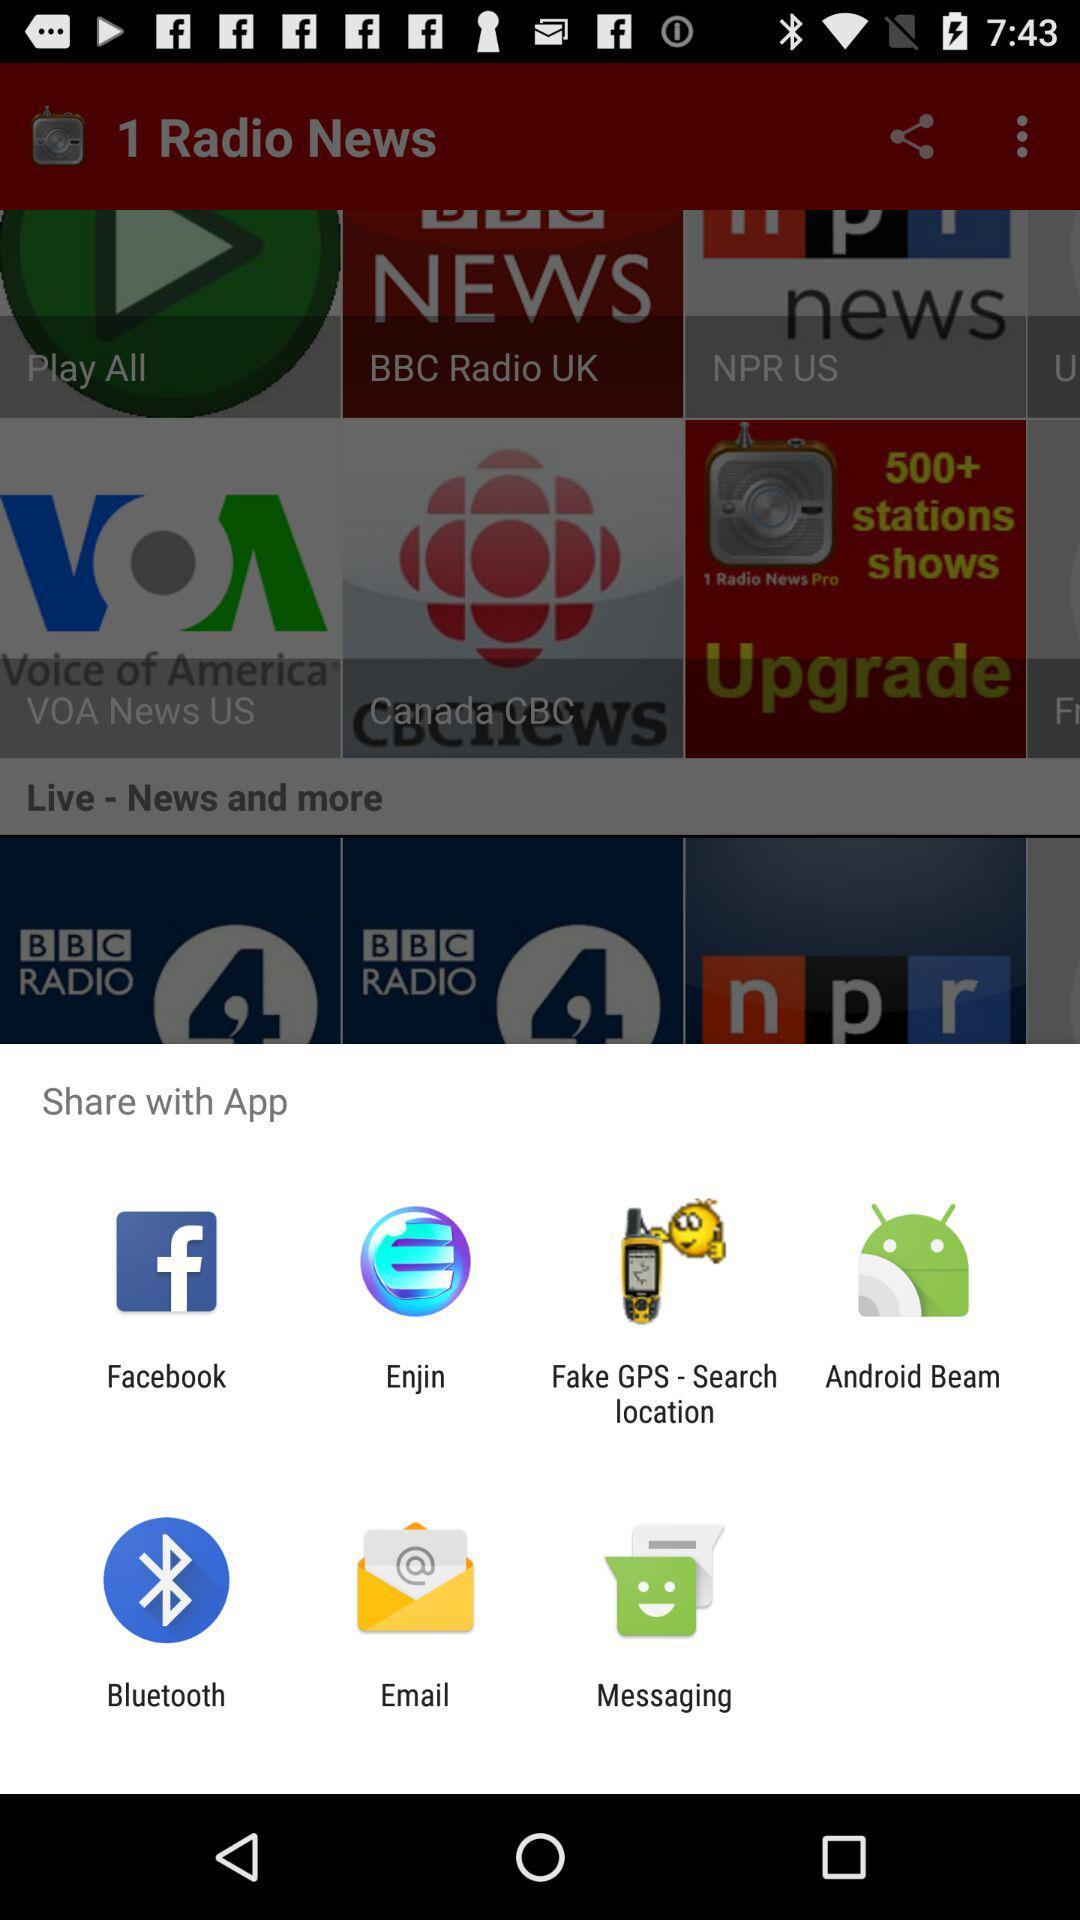 The width and height of the screenshot is (1080, 1920). I want to click on icon to the left of email, so click(165, 1711).